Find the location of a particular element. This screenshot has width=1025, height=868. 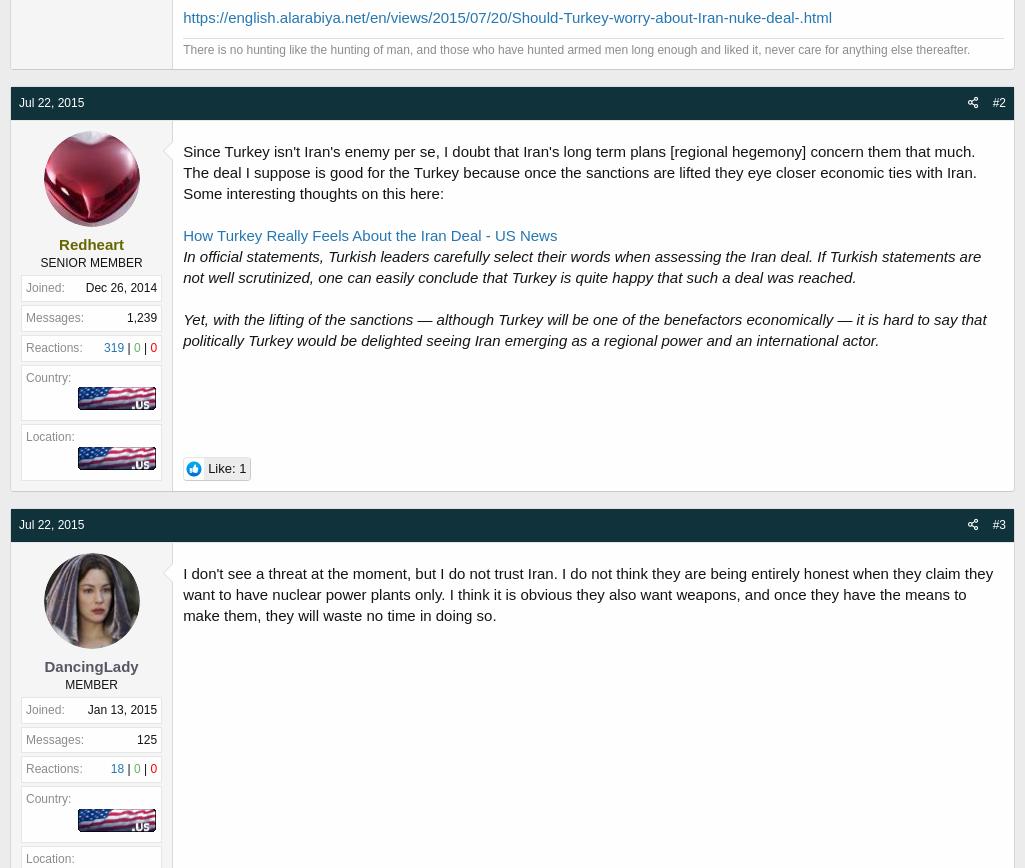

'125' is located at coordinates (145, 739).